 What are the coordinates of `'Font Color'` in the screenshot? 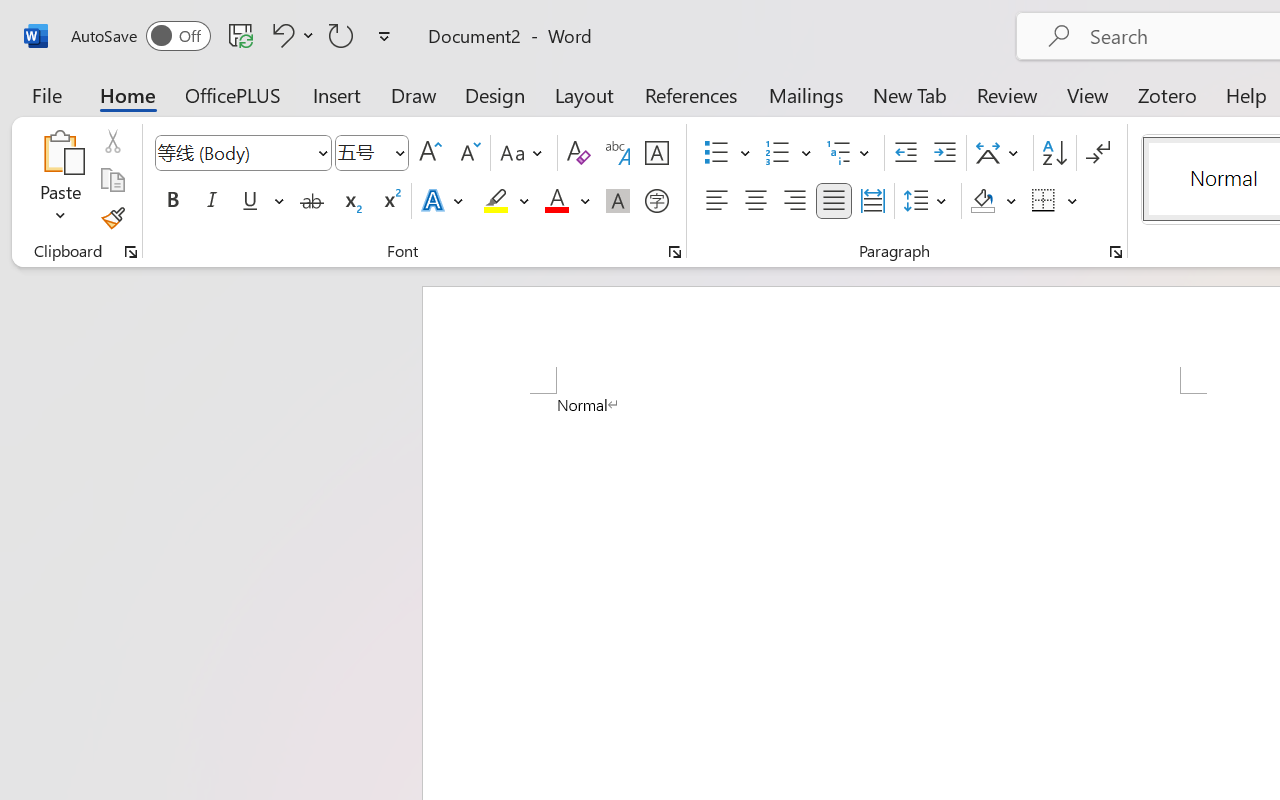 It's located at (566, 201).